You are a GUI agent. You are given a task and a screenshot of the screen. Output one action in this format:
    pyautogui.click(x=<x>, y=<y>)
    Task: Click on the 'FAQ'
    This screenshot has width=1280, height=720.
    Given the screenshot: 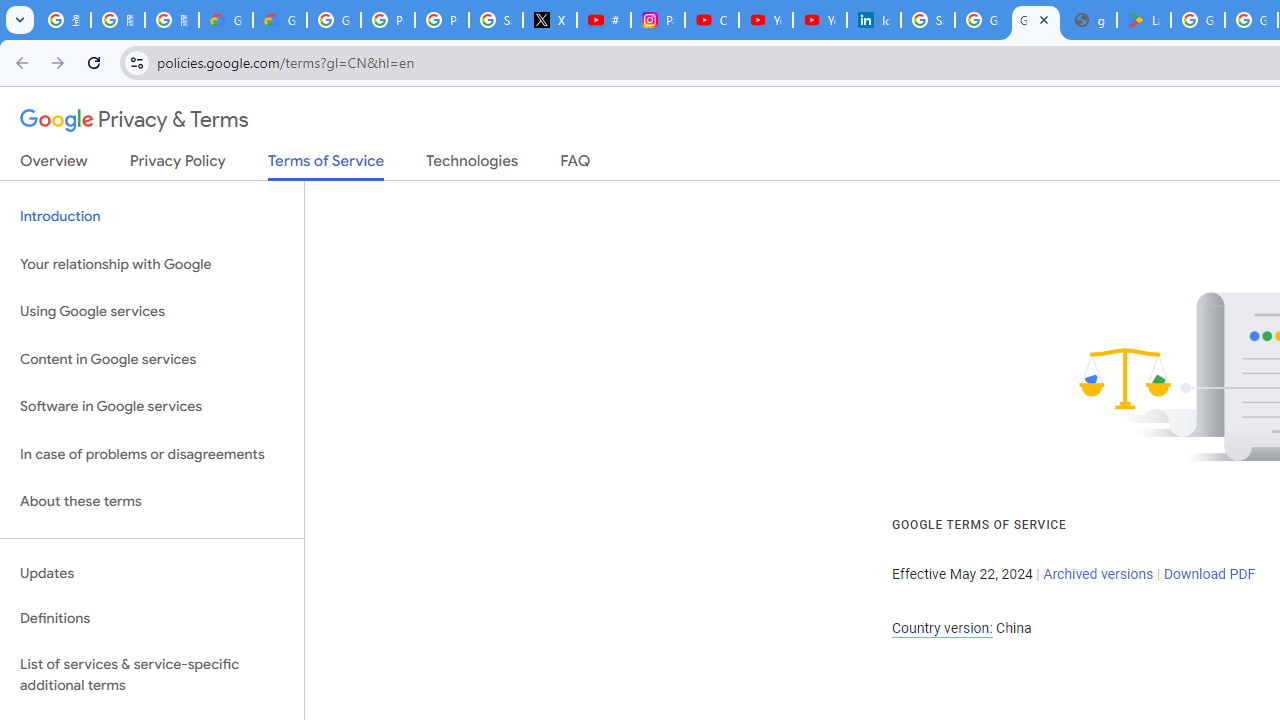 What is the action you would take?
    pyautogui.click(x=575, y=164)
    